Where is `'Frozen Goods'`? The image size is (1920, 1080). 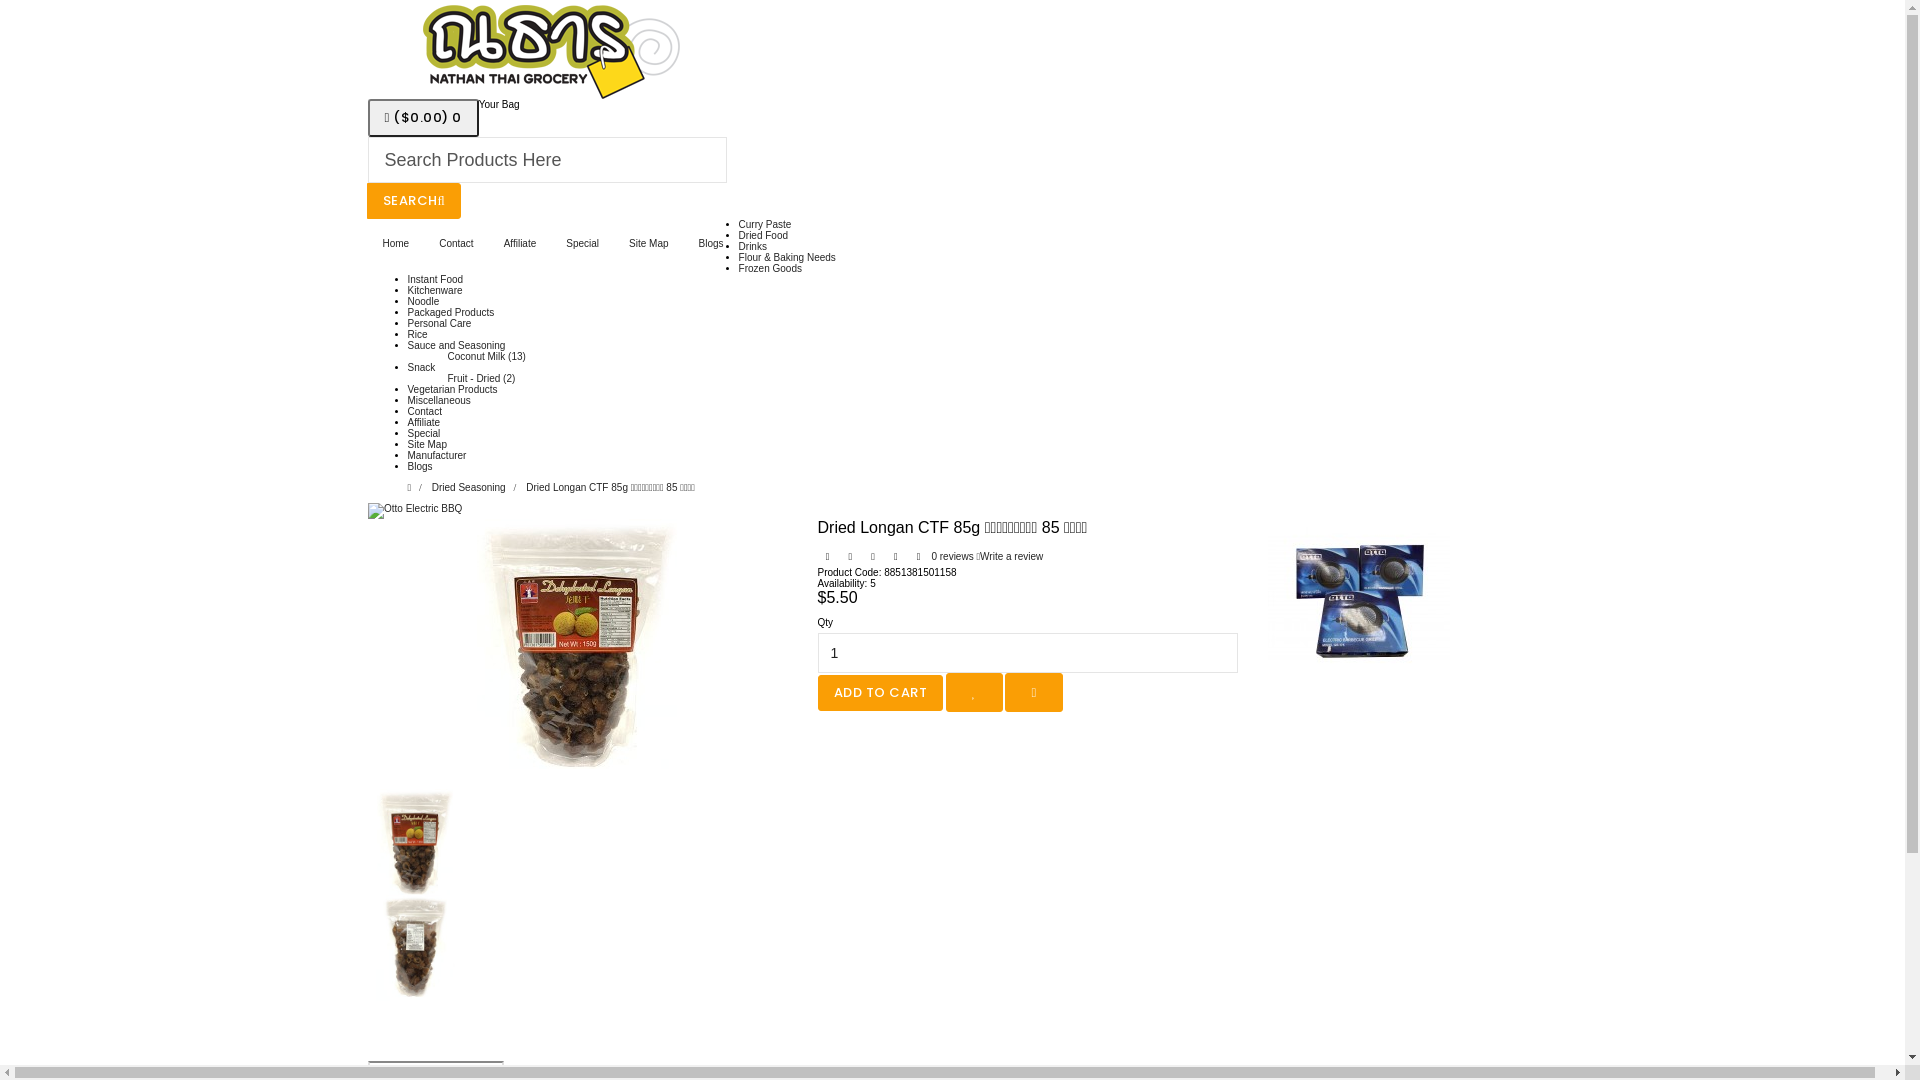 'Frozen Goods' is located at coordinates (738, 267).